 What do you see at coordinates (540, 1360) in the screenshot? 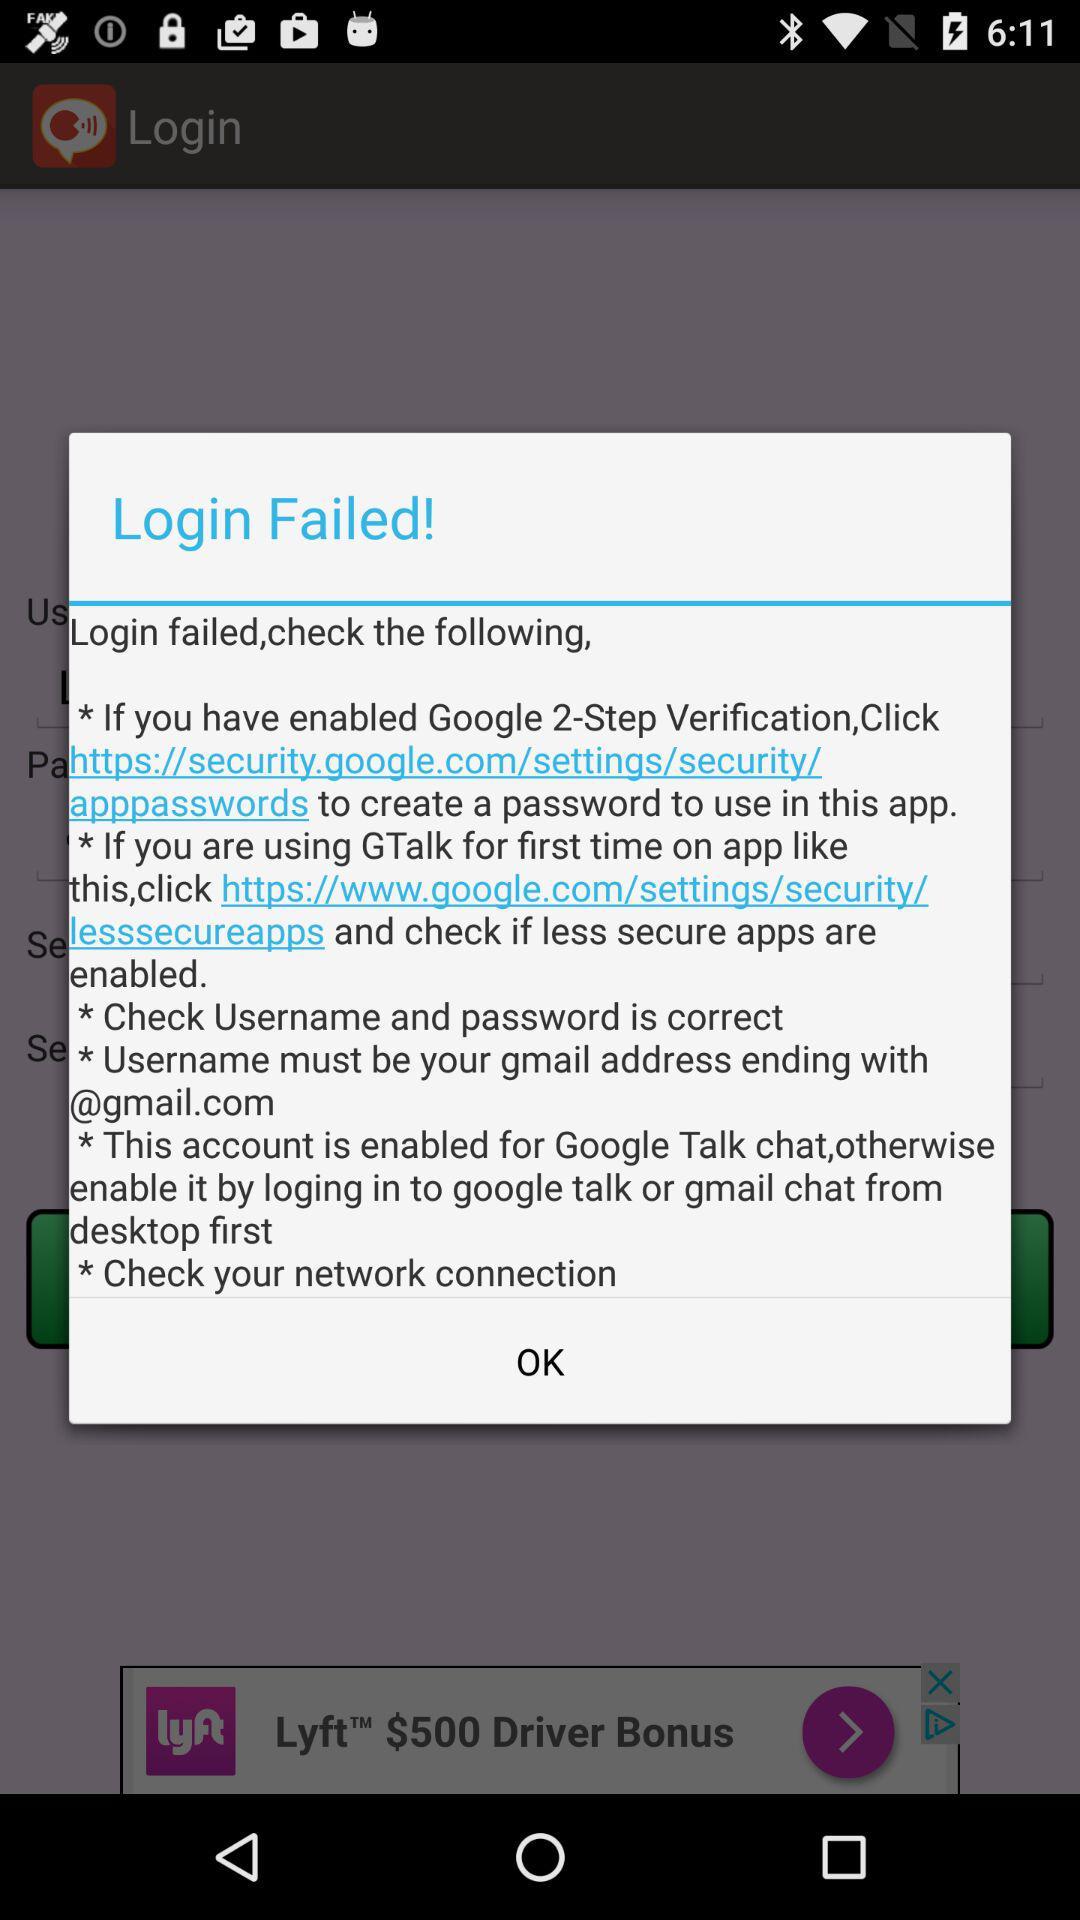
I see `the icon below login failed check icon` at bounding box center [540, 1360].